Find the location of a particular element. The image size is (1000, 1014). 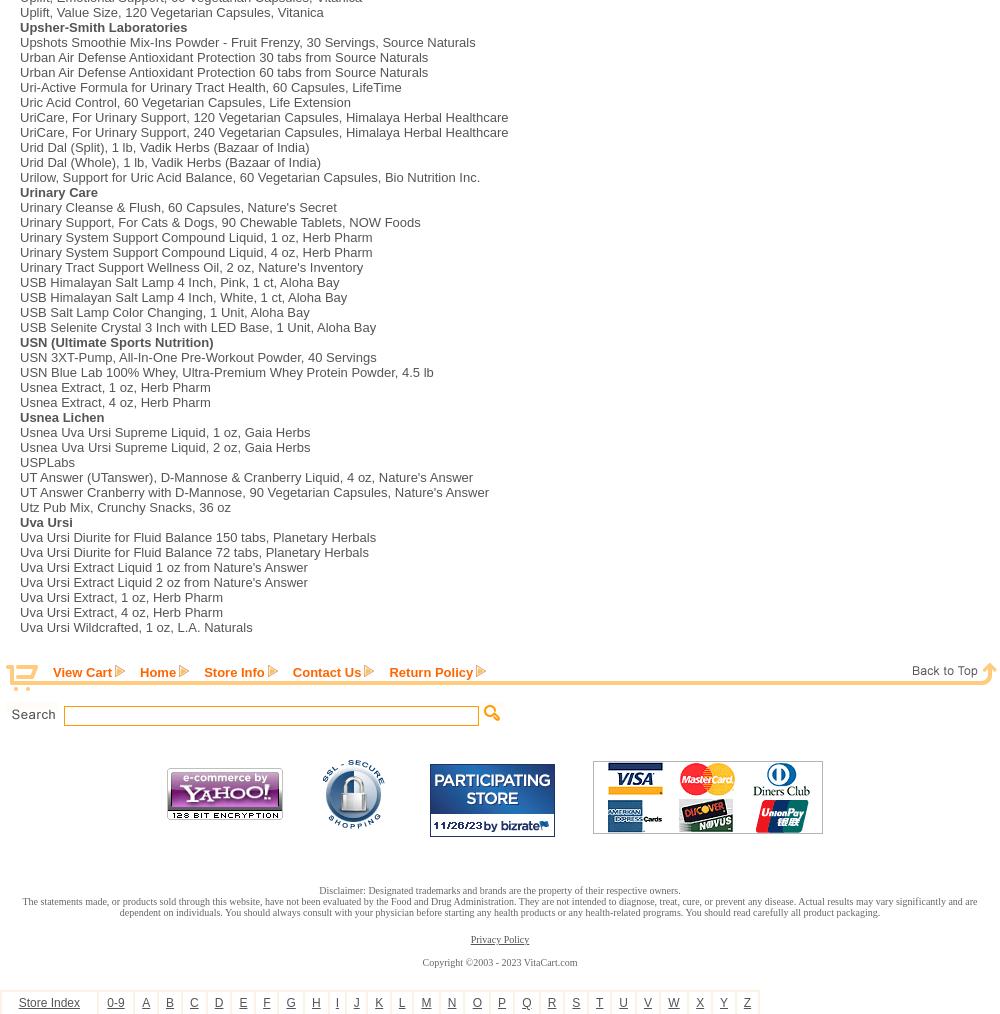

'USB Salt Lamp Color Changing, 1 Unit, Aloha Bay' is located at coordinates (164, 312).